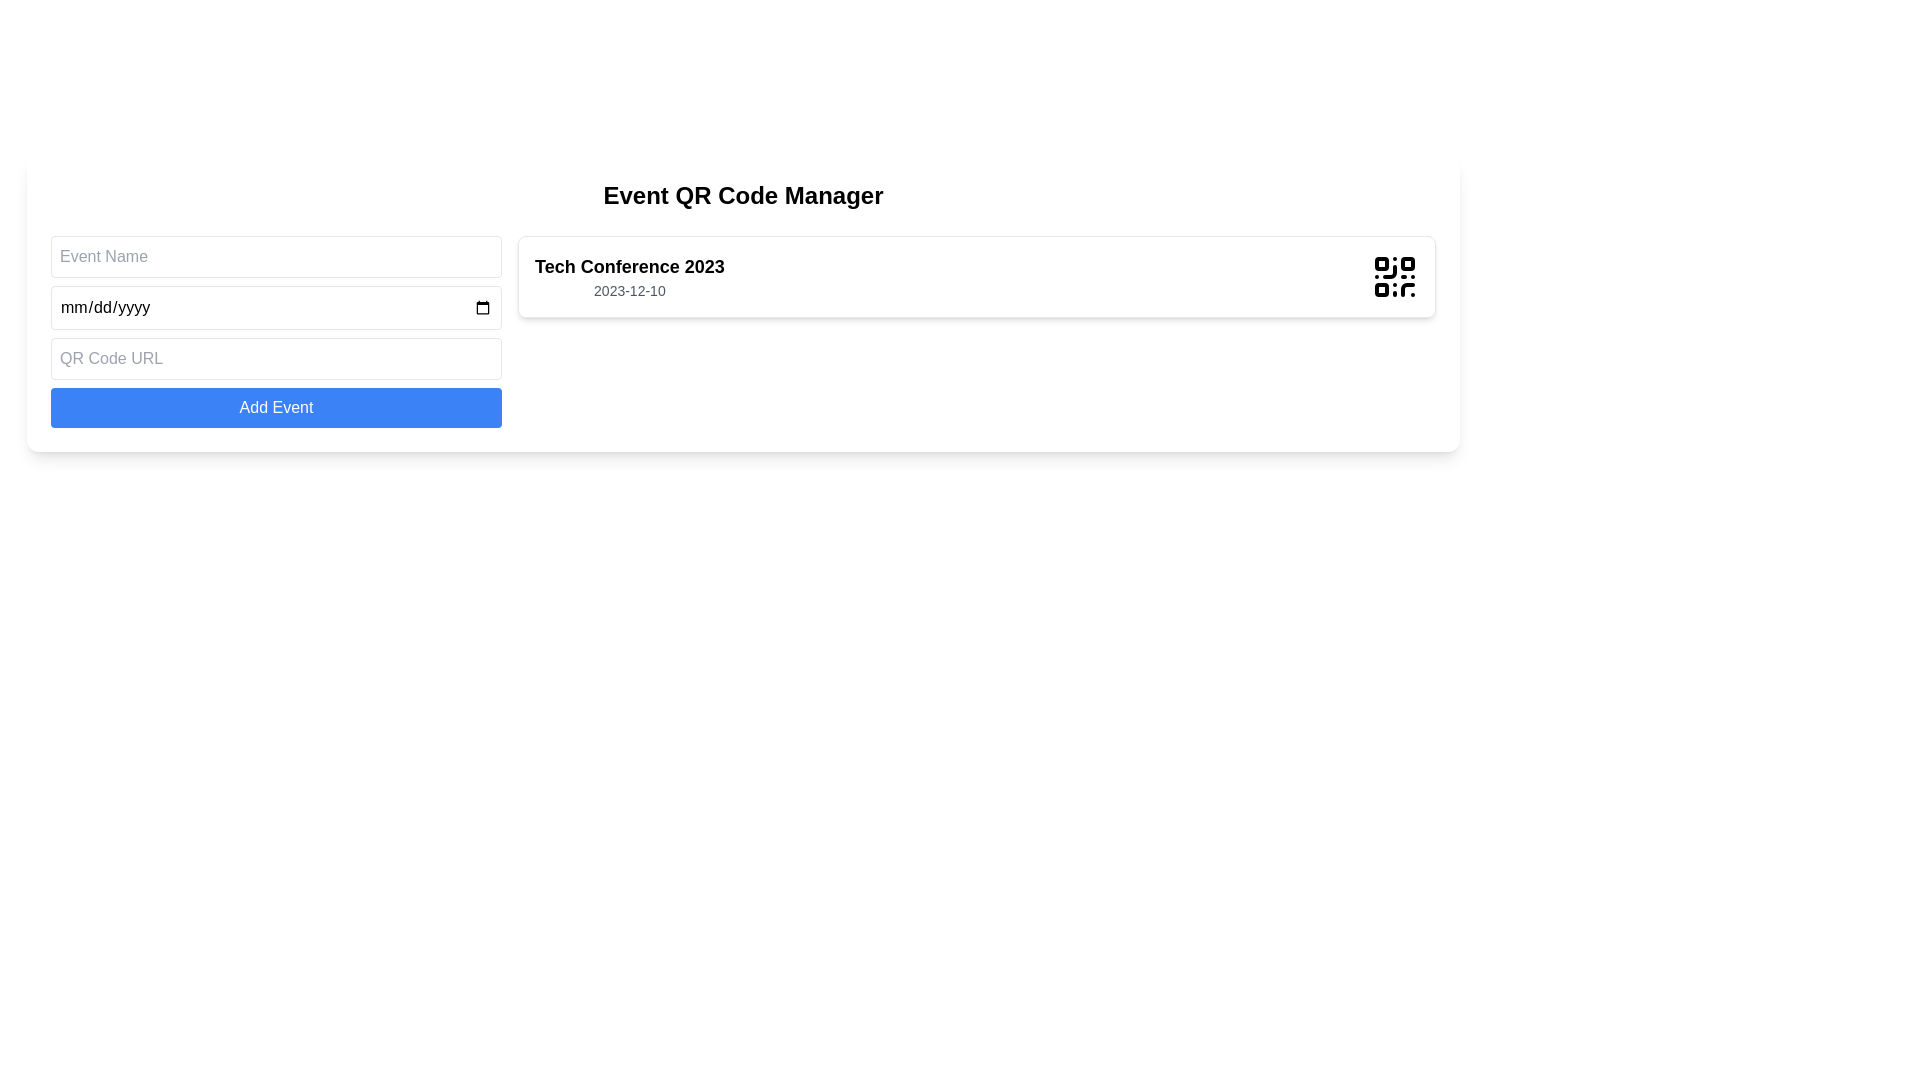 This screenshot has height=1080, width=1920. Describe the element at coordinates (1406, 262) in the screenshot. I see `the small square with rounded corners that is part of the QR code icon in the top right corner of the white card containing event information` at that location.